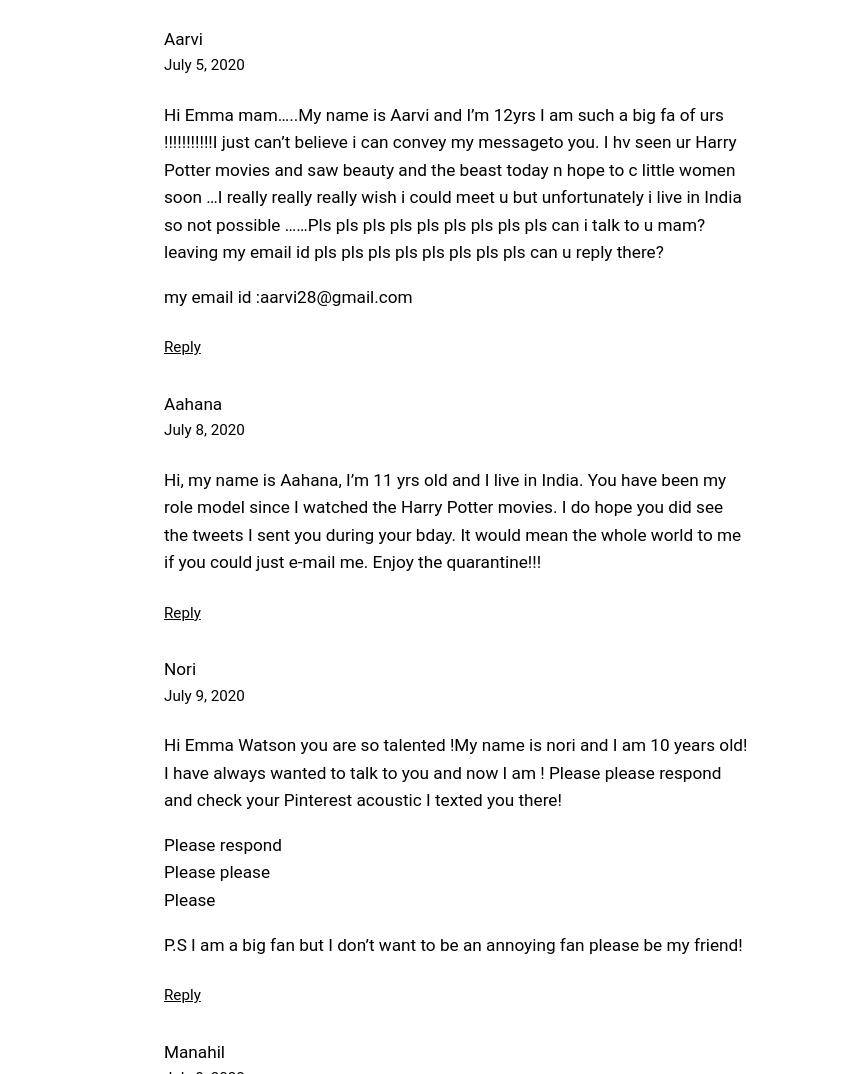 The width and height of the screenshot is (850, 1074). I want to click on 'Manahil', so click(193, 1051).